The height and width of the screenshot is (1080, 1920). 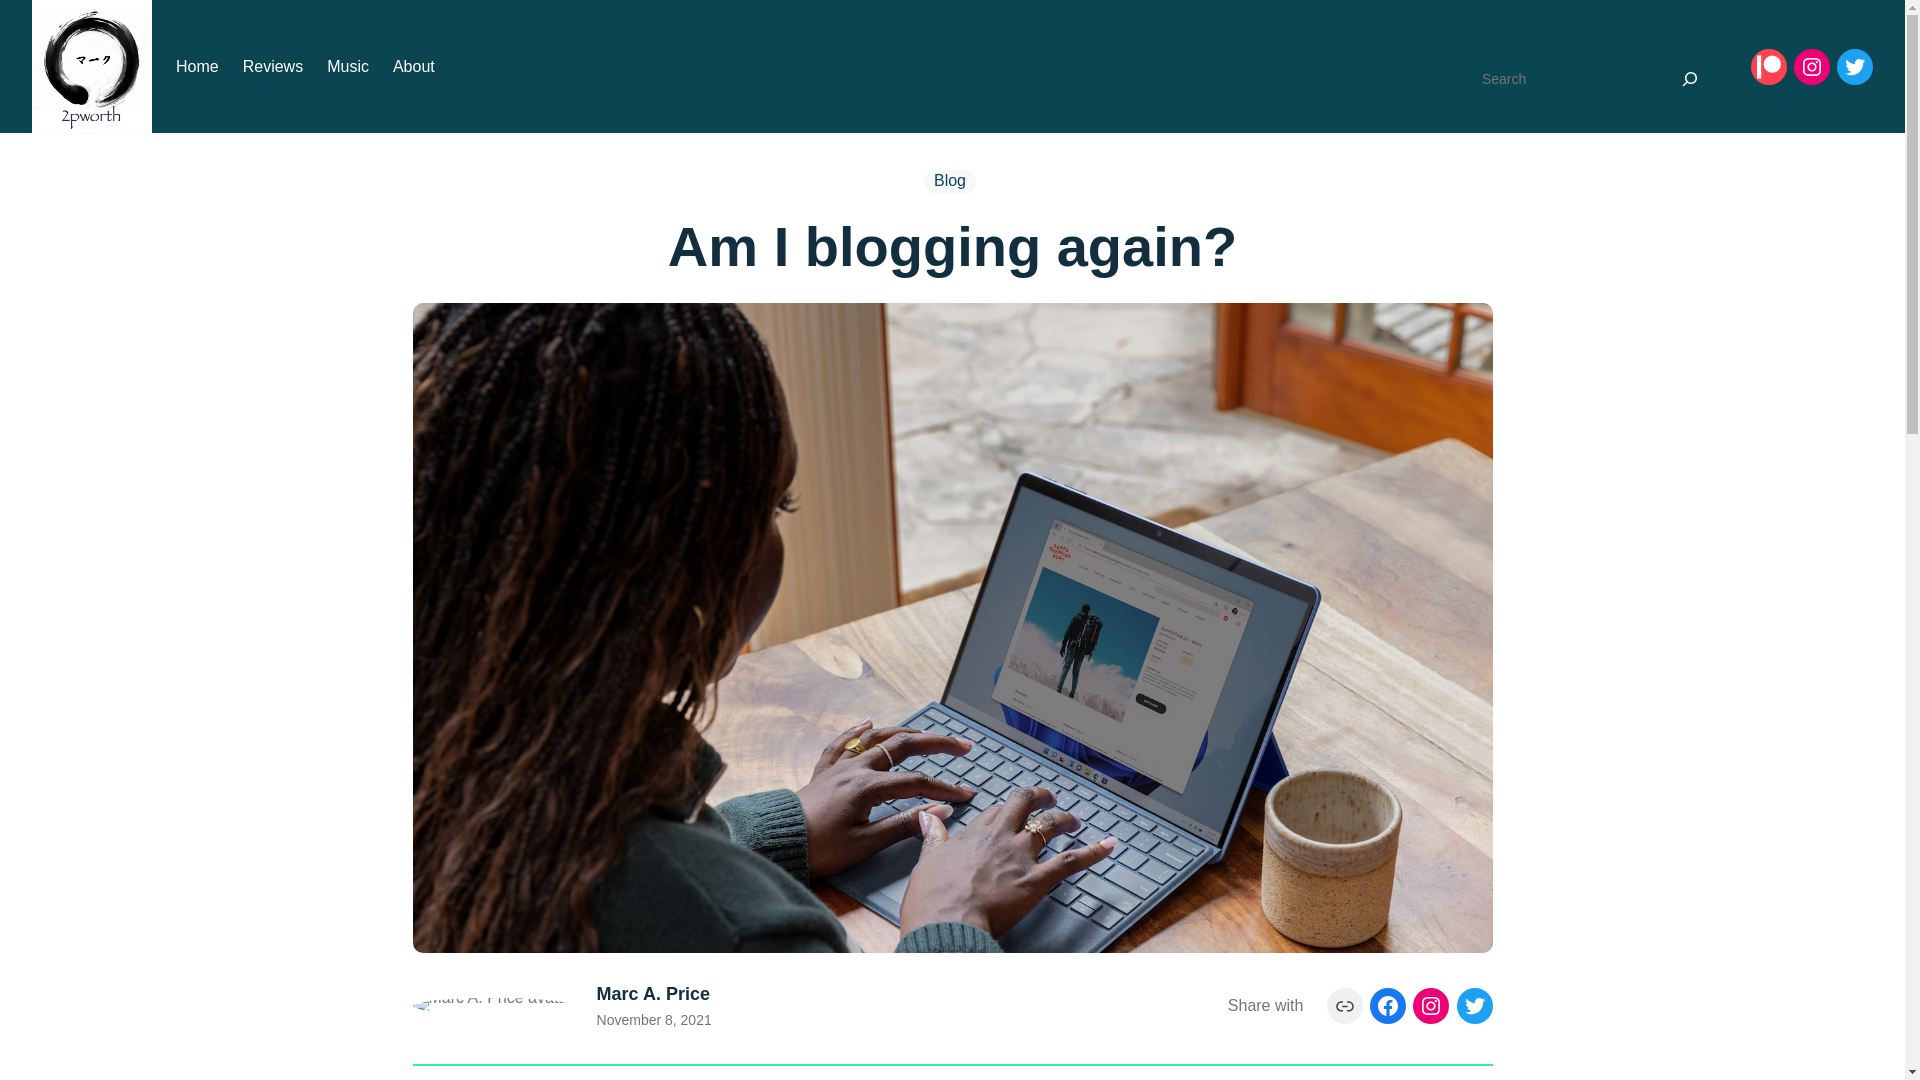 What do you see at coordinates (272, 65) in the screenshot?
I see `'Reviews'` at bounding box center [272, 65].